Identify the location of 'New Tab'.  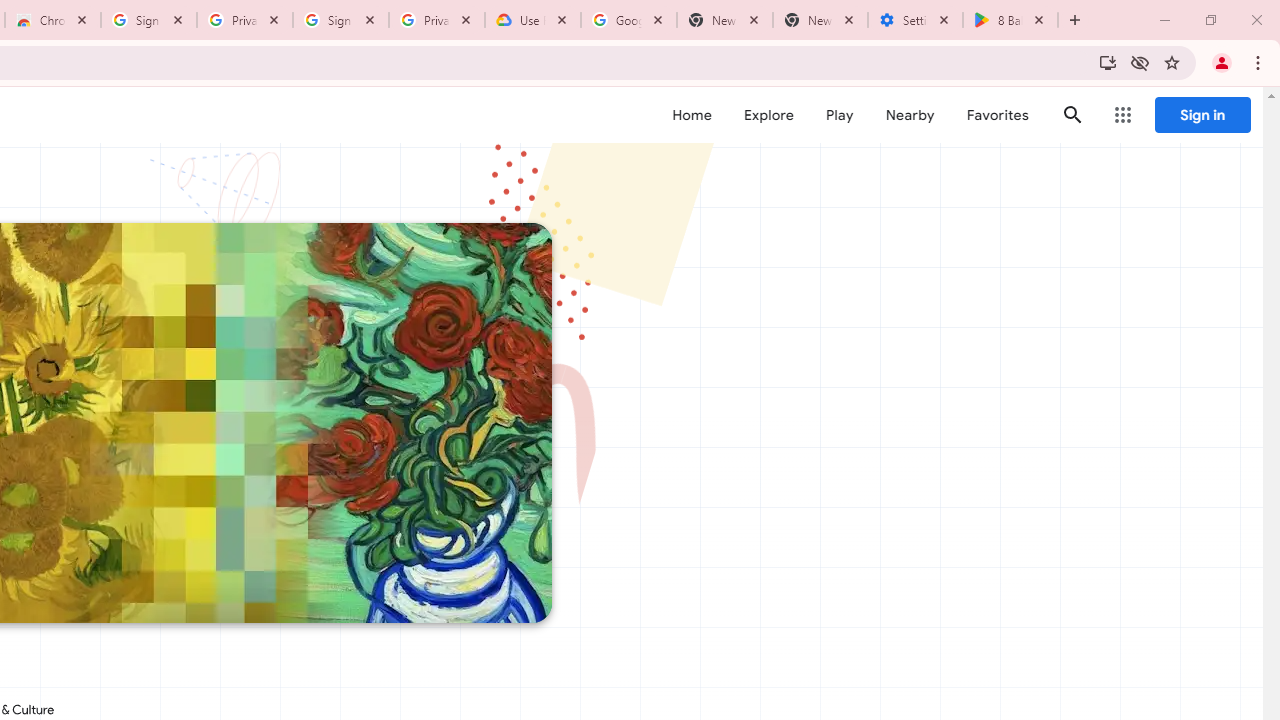
(820, 20).